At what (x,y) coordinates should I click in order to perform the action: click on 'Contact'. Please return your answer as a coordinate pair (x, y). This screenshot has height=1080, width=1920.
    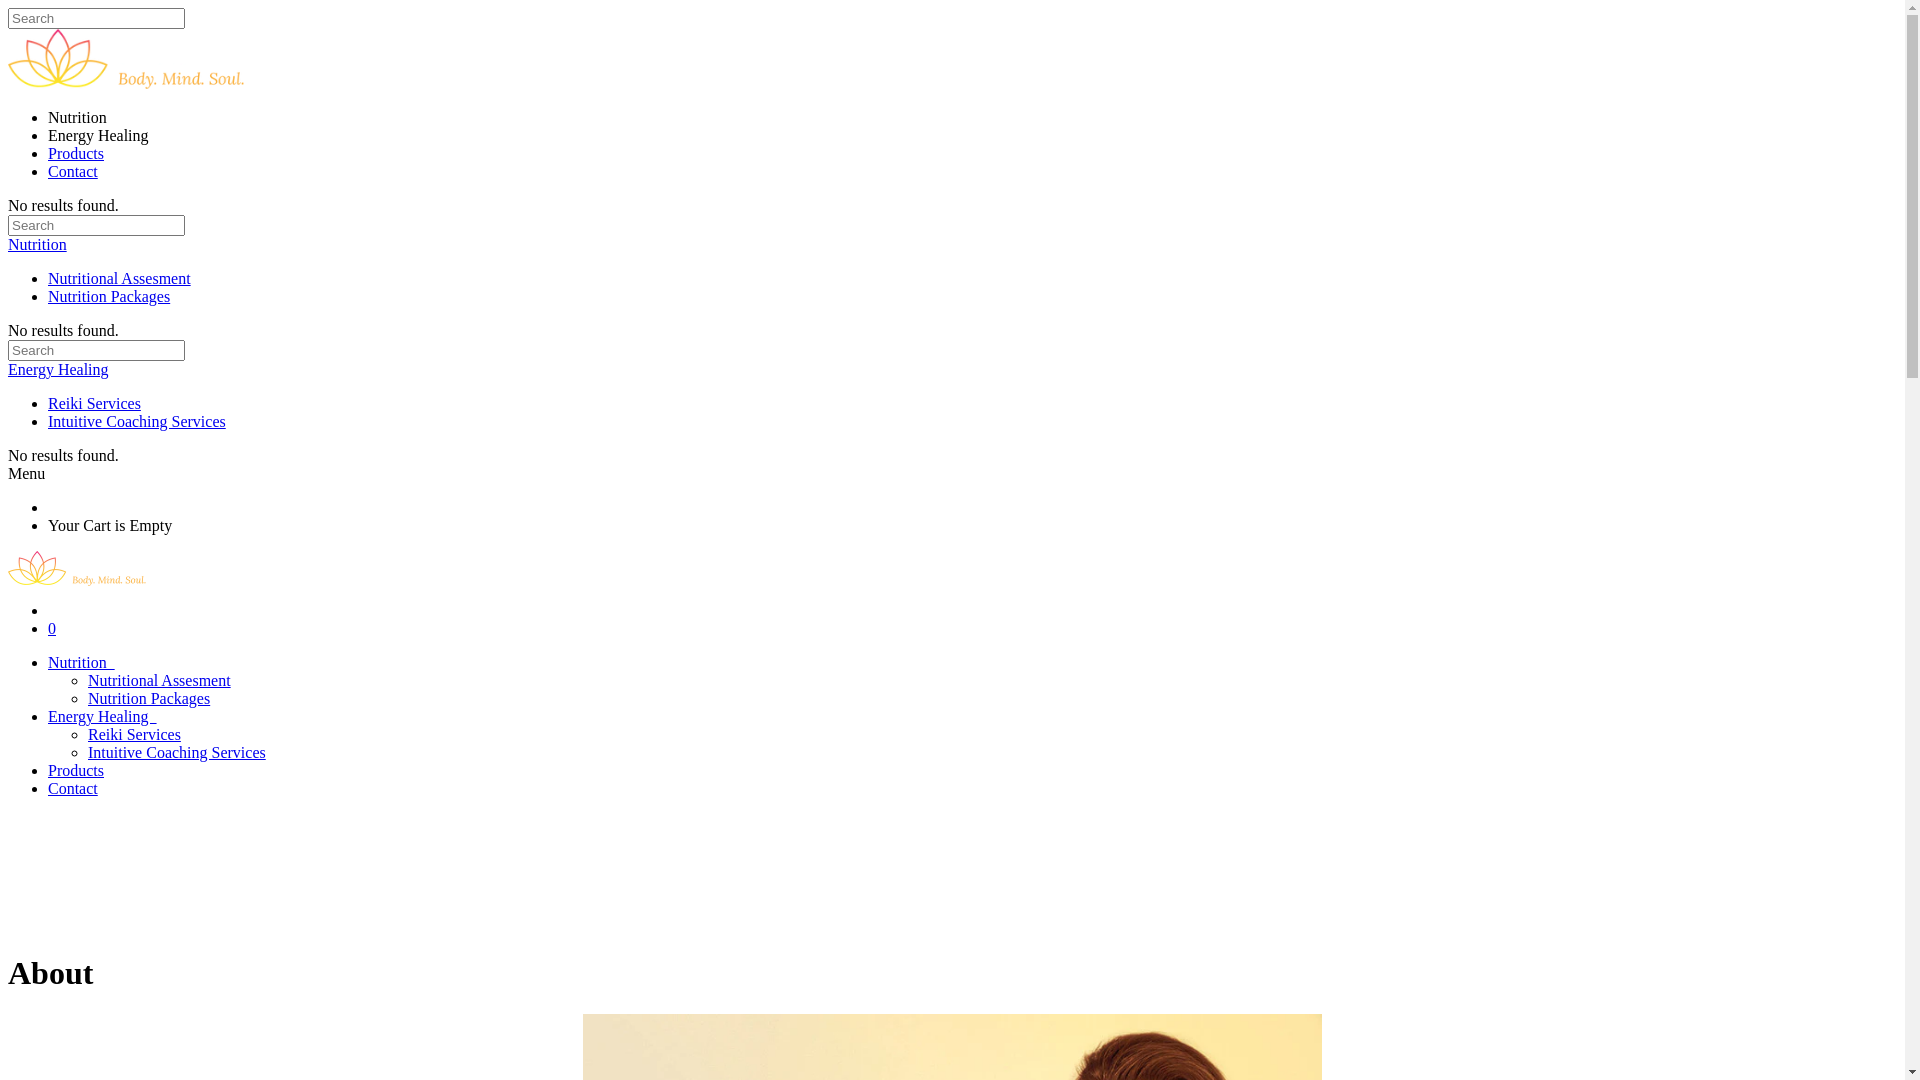
    Looking at the image, I should click on (48, 787).